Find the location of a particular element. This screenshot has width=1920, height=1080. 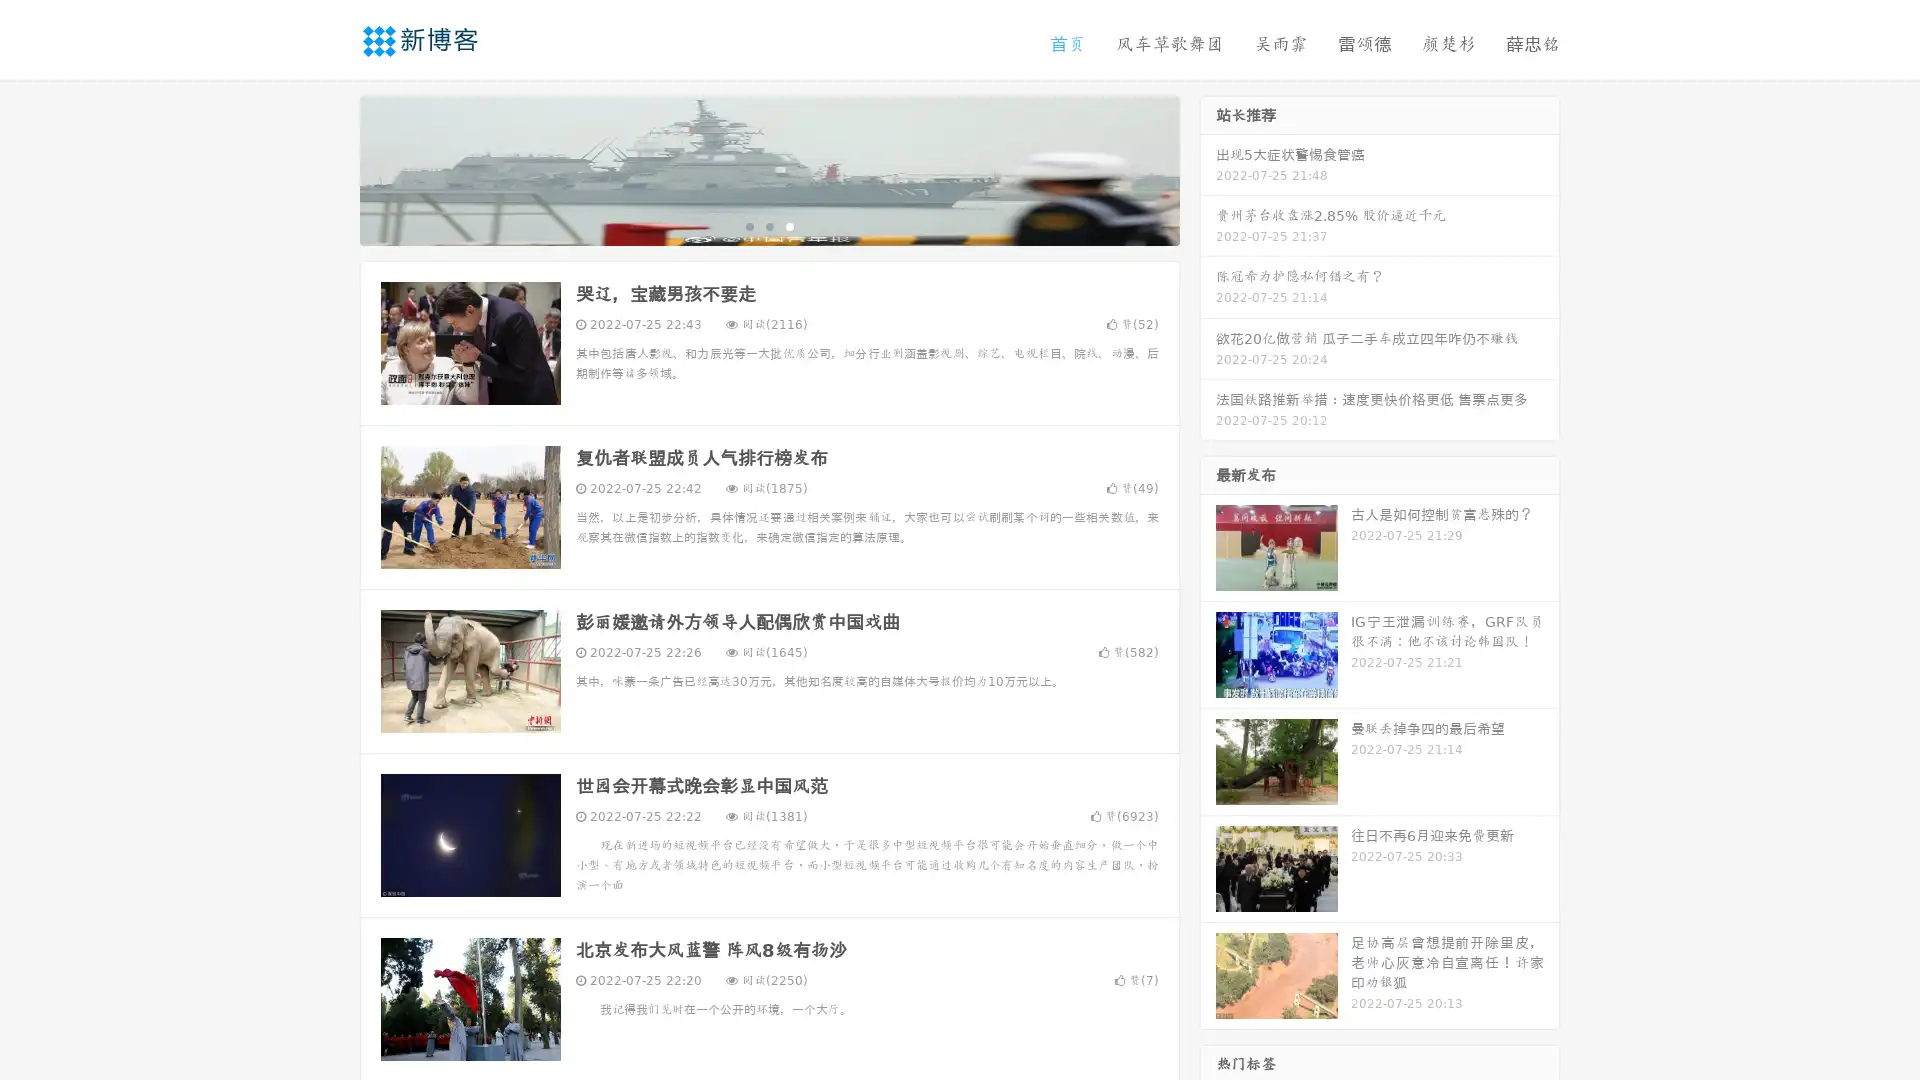

Next slide is located at coordinates (1208, 168).